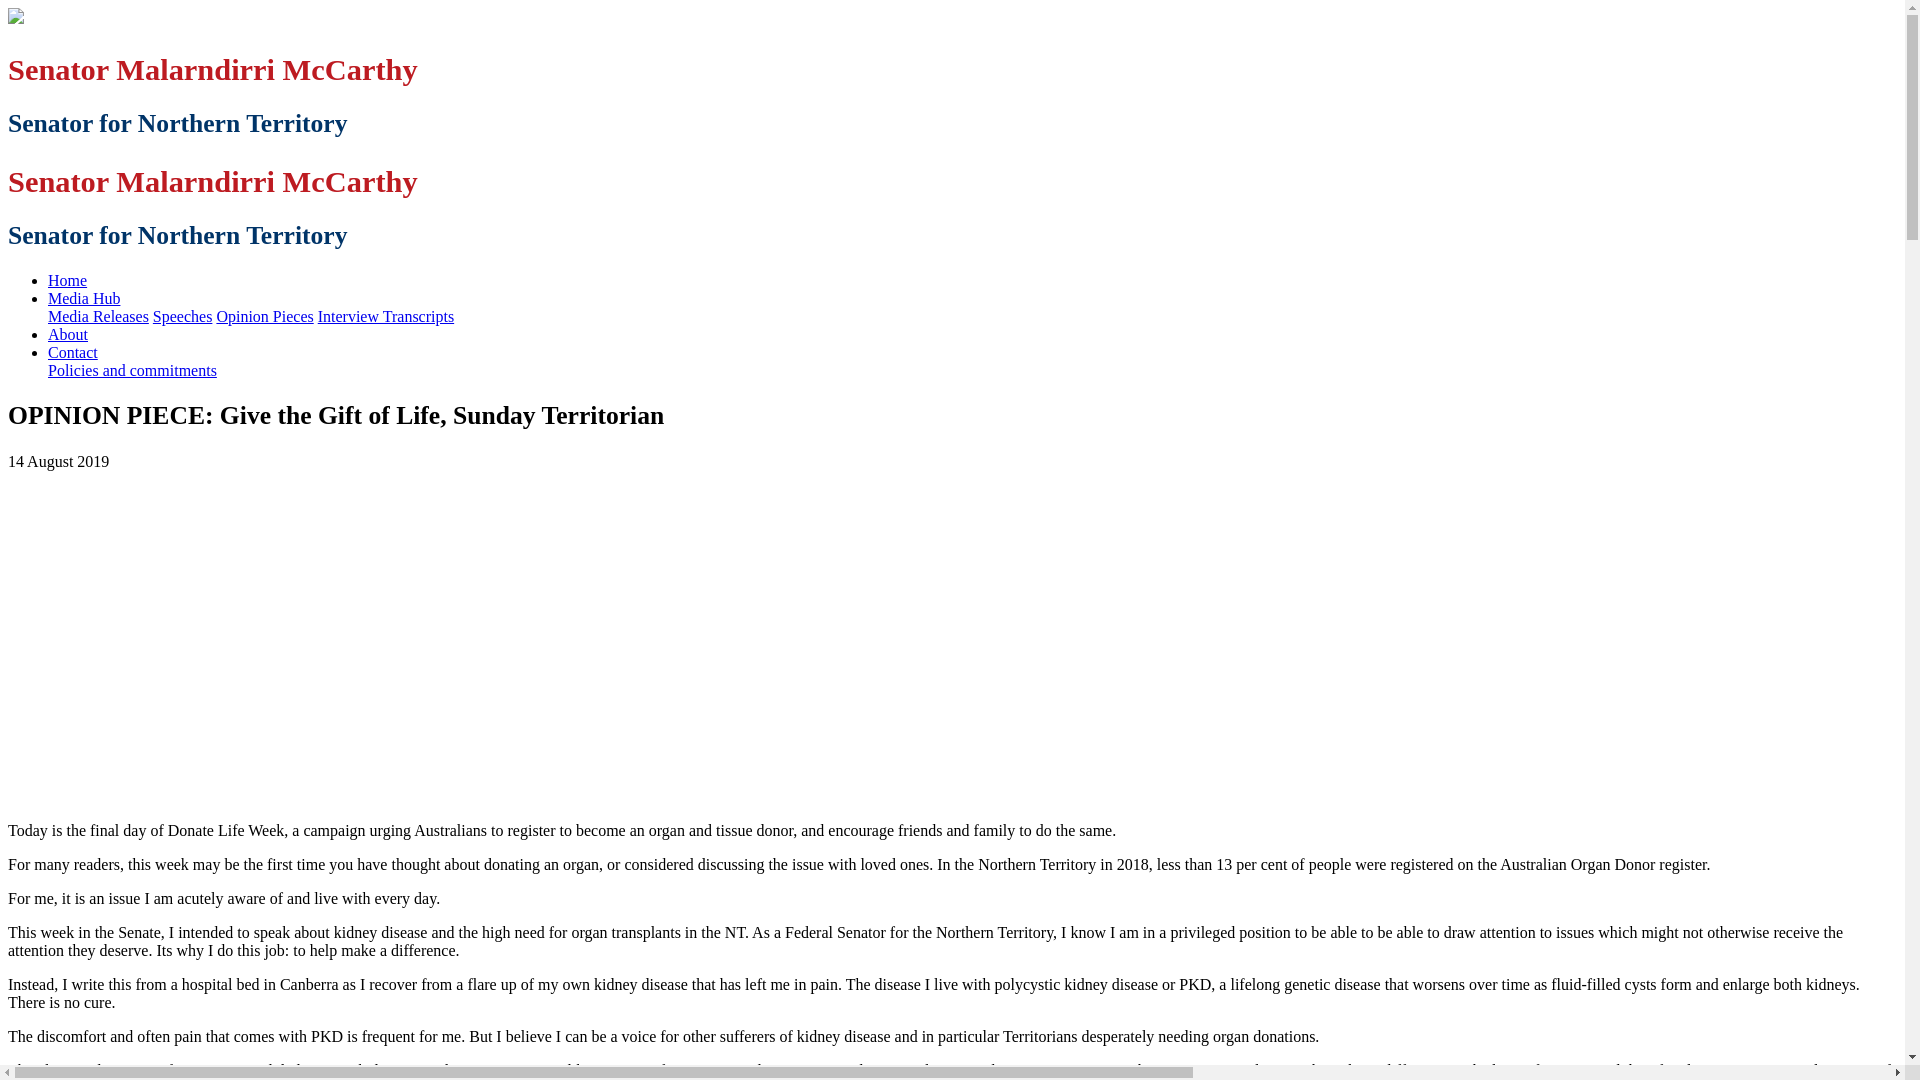  Describe the element at coordinates (131, 370) in the screenshot. I see `'Policies and commitments'` at that location.